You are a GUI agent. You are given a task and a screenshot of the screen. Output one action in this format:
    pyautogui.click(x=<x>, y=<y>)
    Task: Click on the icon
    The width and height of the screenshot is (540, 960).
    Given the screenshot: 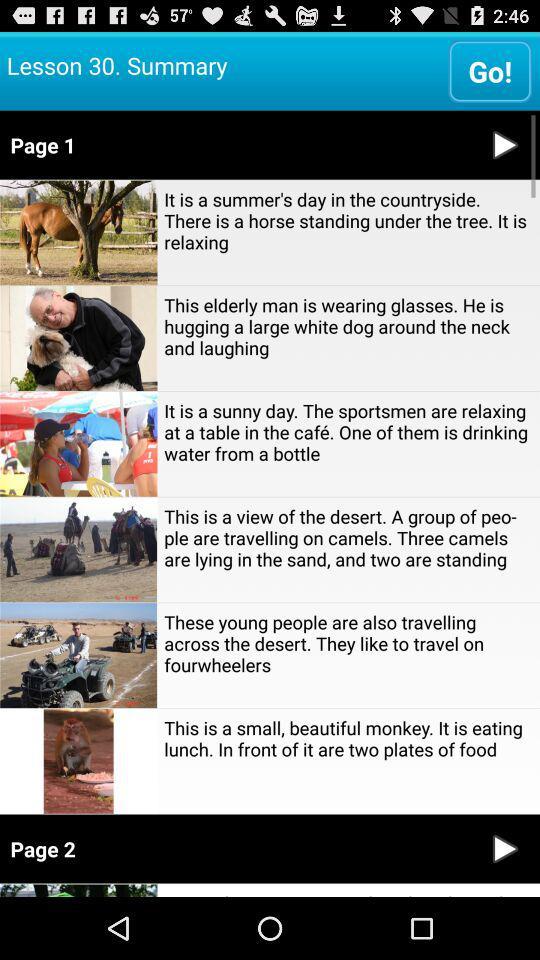 What is the action you would take?
    pyautogui.click(x=504, y=848)
    